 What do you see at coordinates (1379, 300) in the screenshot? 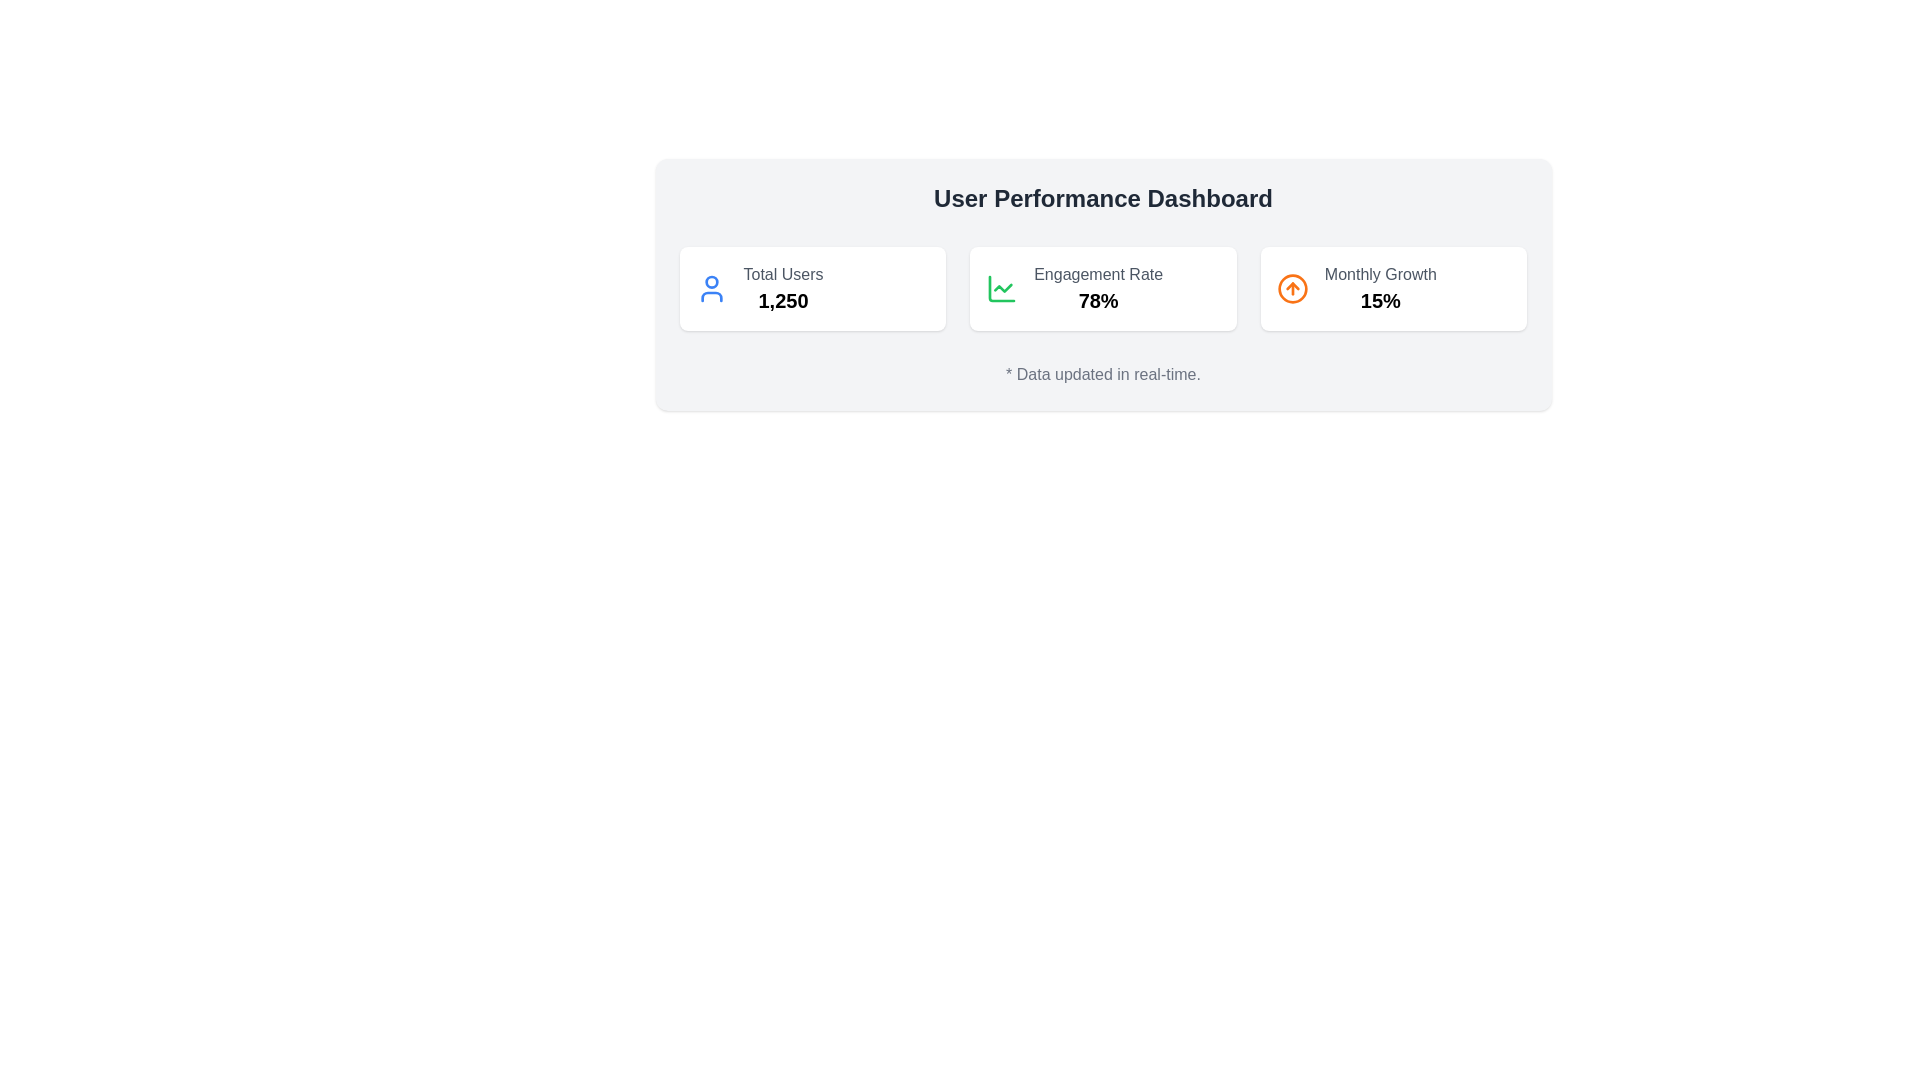
I see `the text element displaying '15%' which represents the 'Monthly Growth' in the dashboard, styled with a large and bold font, located in the second line of text within a card in the third column of a three-column grid` at bounding box center [1379, 300].